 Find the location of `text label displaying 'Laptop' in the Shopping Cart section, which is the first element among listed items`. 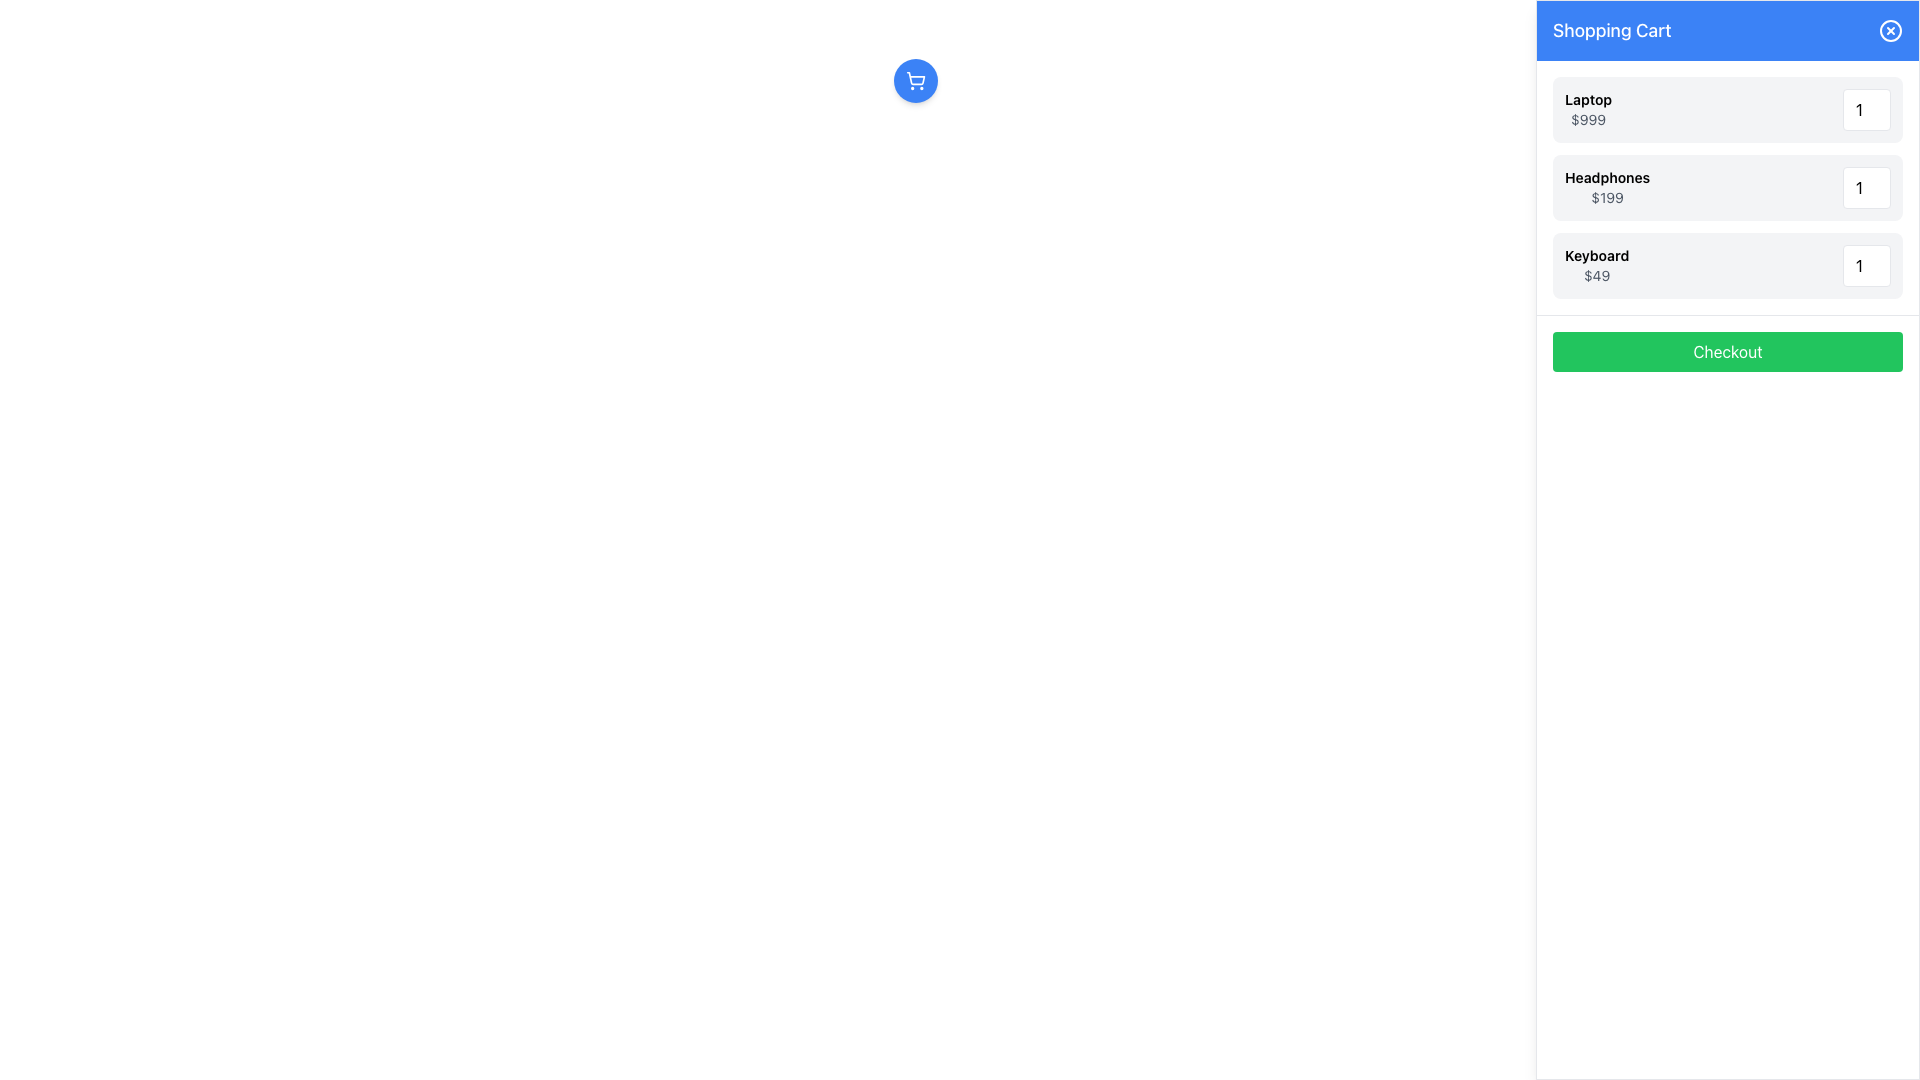

text label displaying 'Laptop' in the Shopping Cart section, which is the first element among listed items is located at coordinates (1587, 100).